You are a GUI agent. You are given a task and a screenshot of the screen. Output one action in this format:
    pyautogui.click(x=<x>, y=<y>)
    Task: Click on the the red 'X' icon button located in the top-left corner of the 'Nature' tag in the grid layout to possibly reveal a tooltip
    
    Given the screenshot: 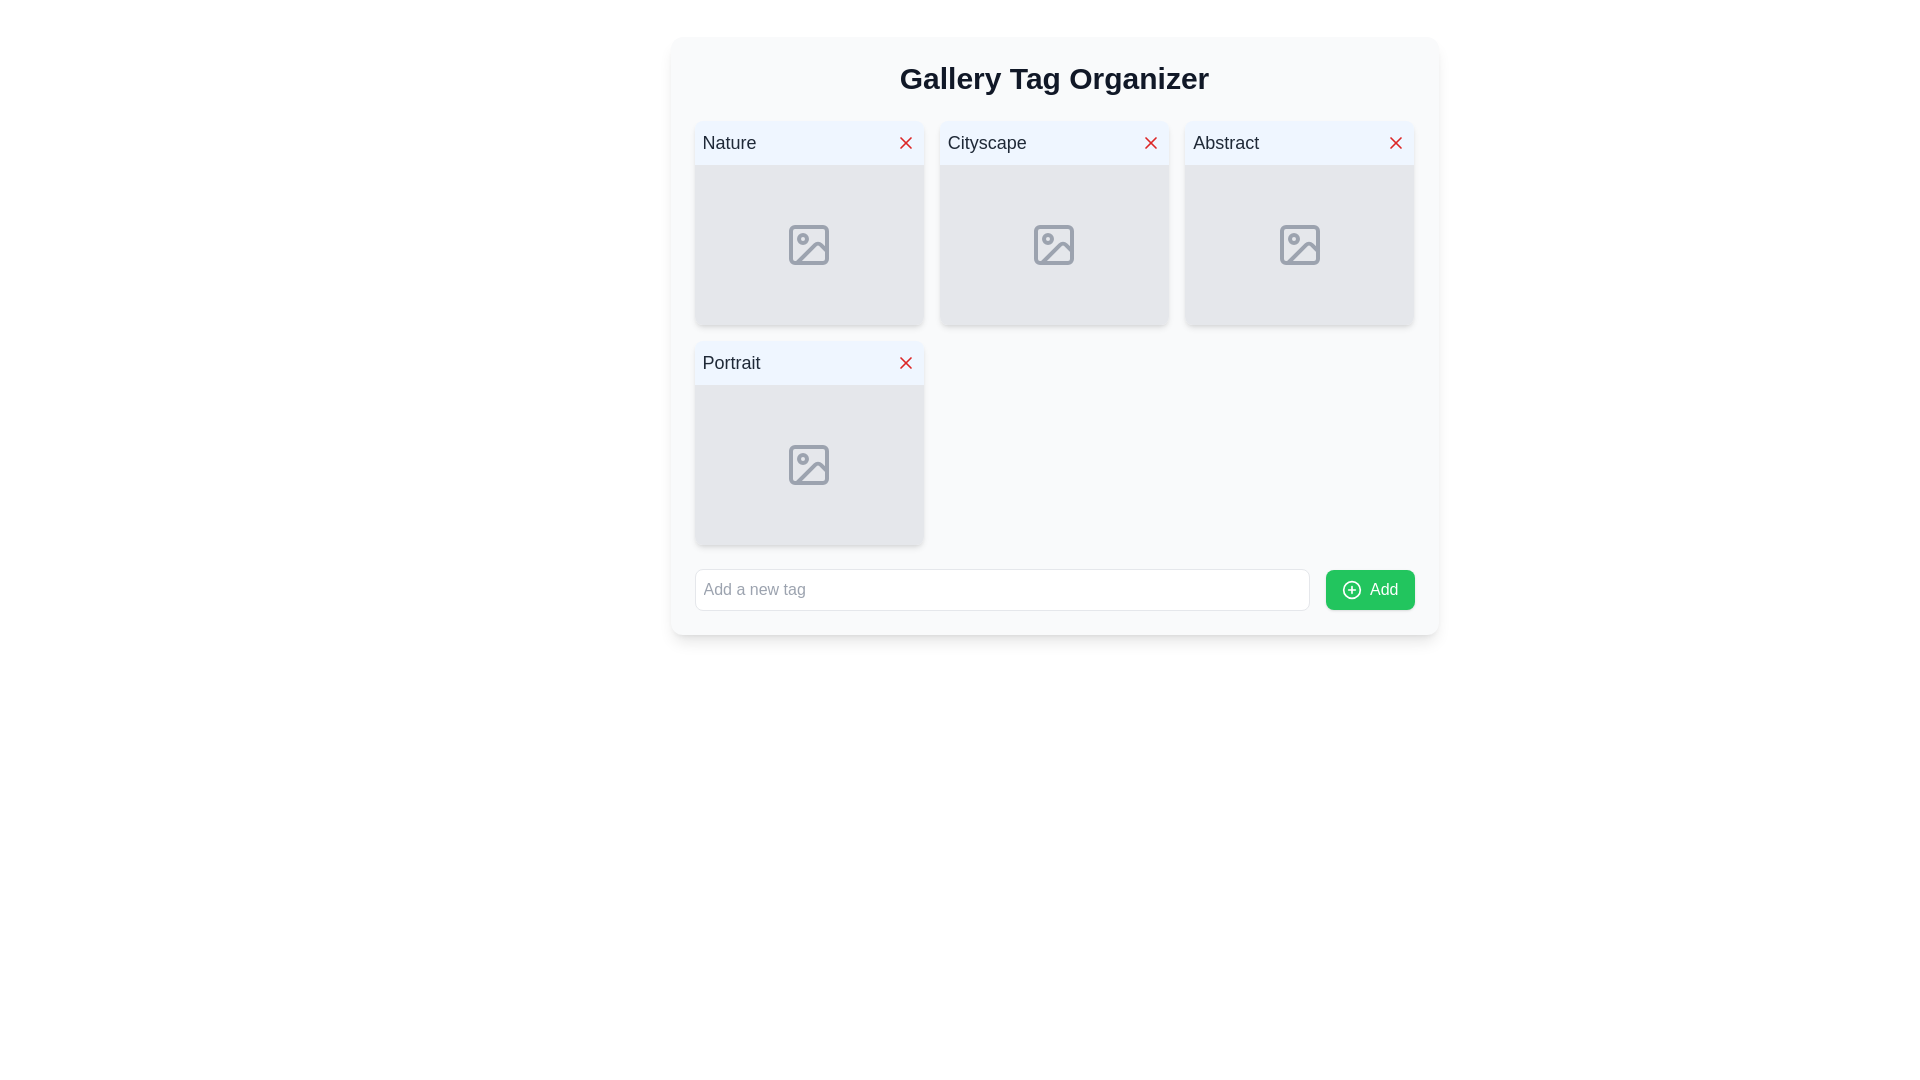 What is the action you would take?
    pyautogui.click(x=904, y=141)
    